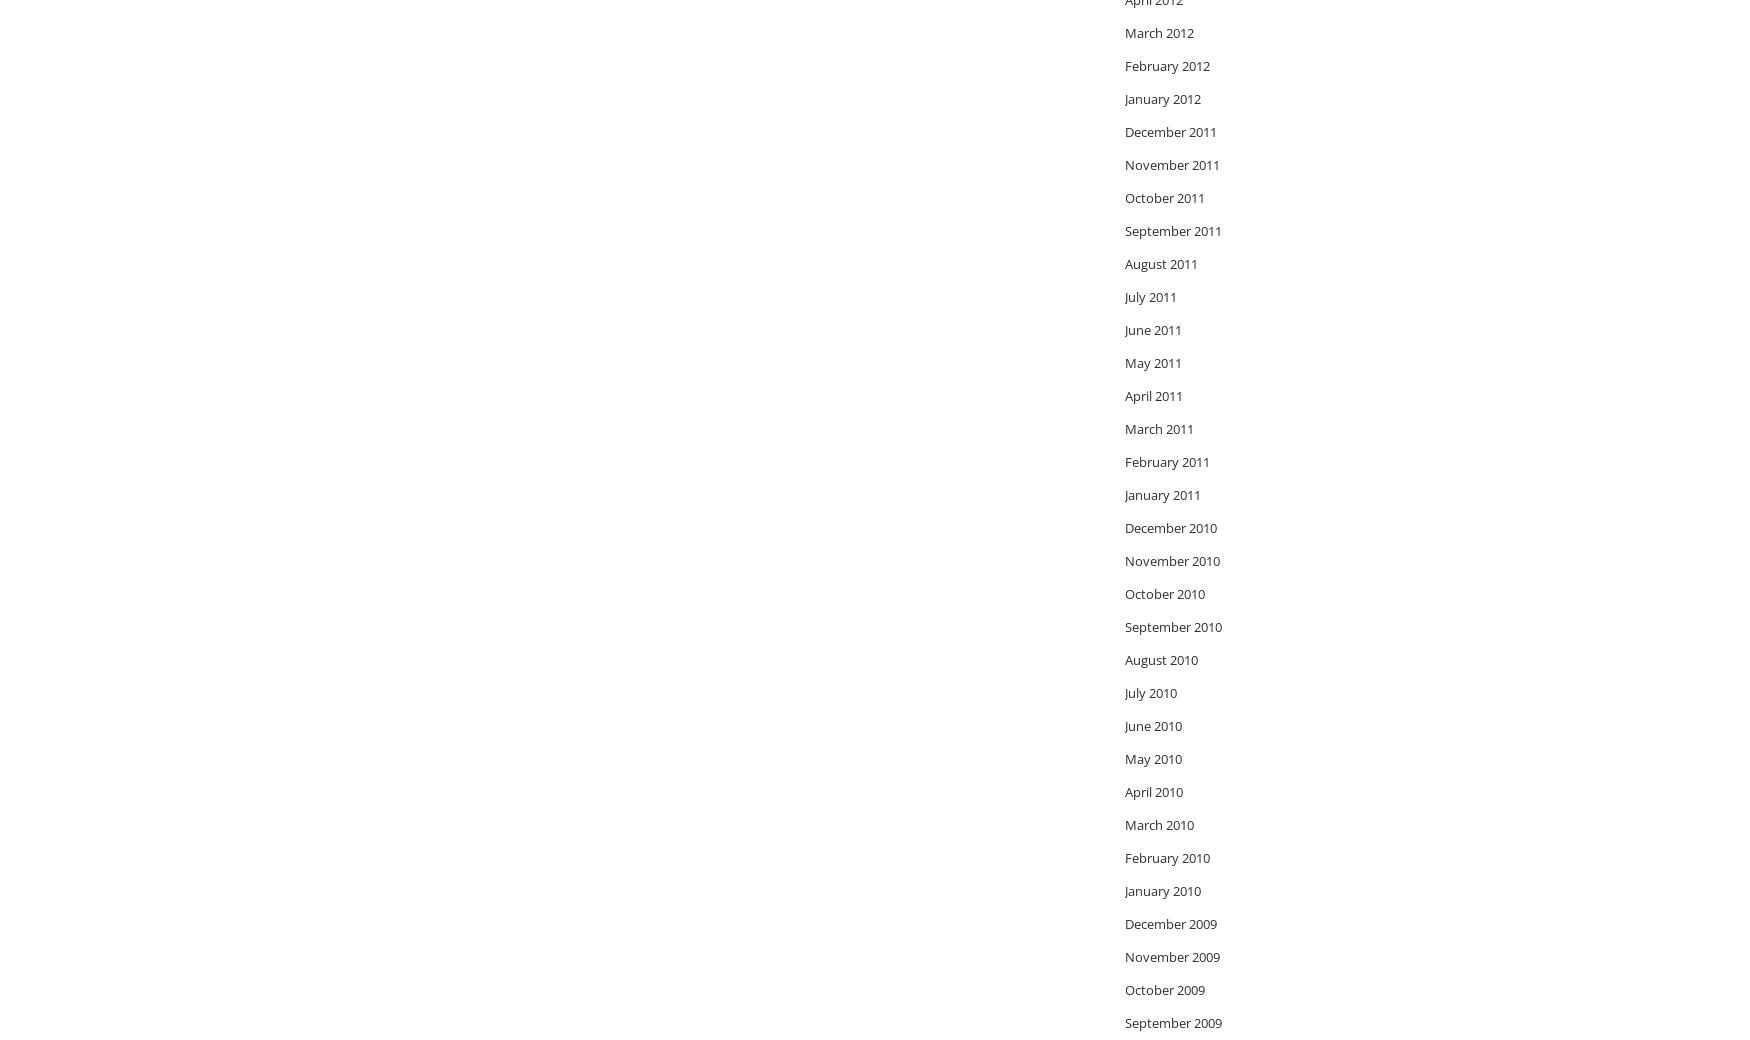 The image size is (1750, 1040). I want to click on 'December 2009', so click(1169, 923).